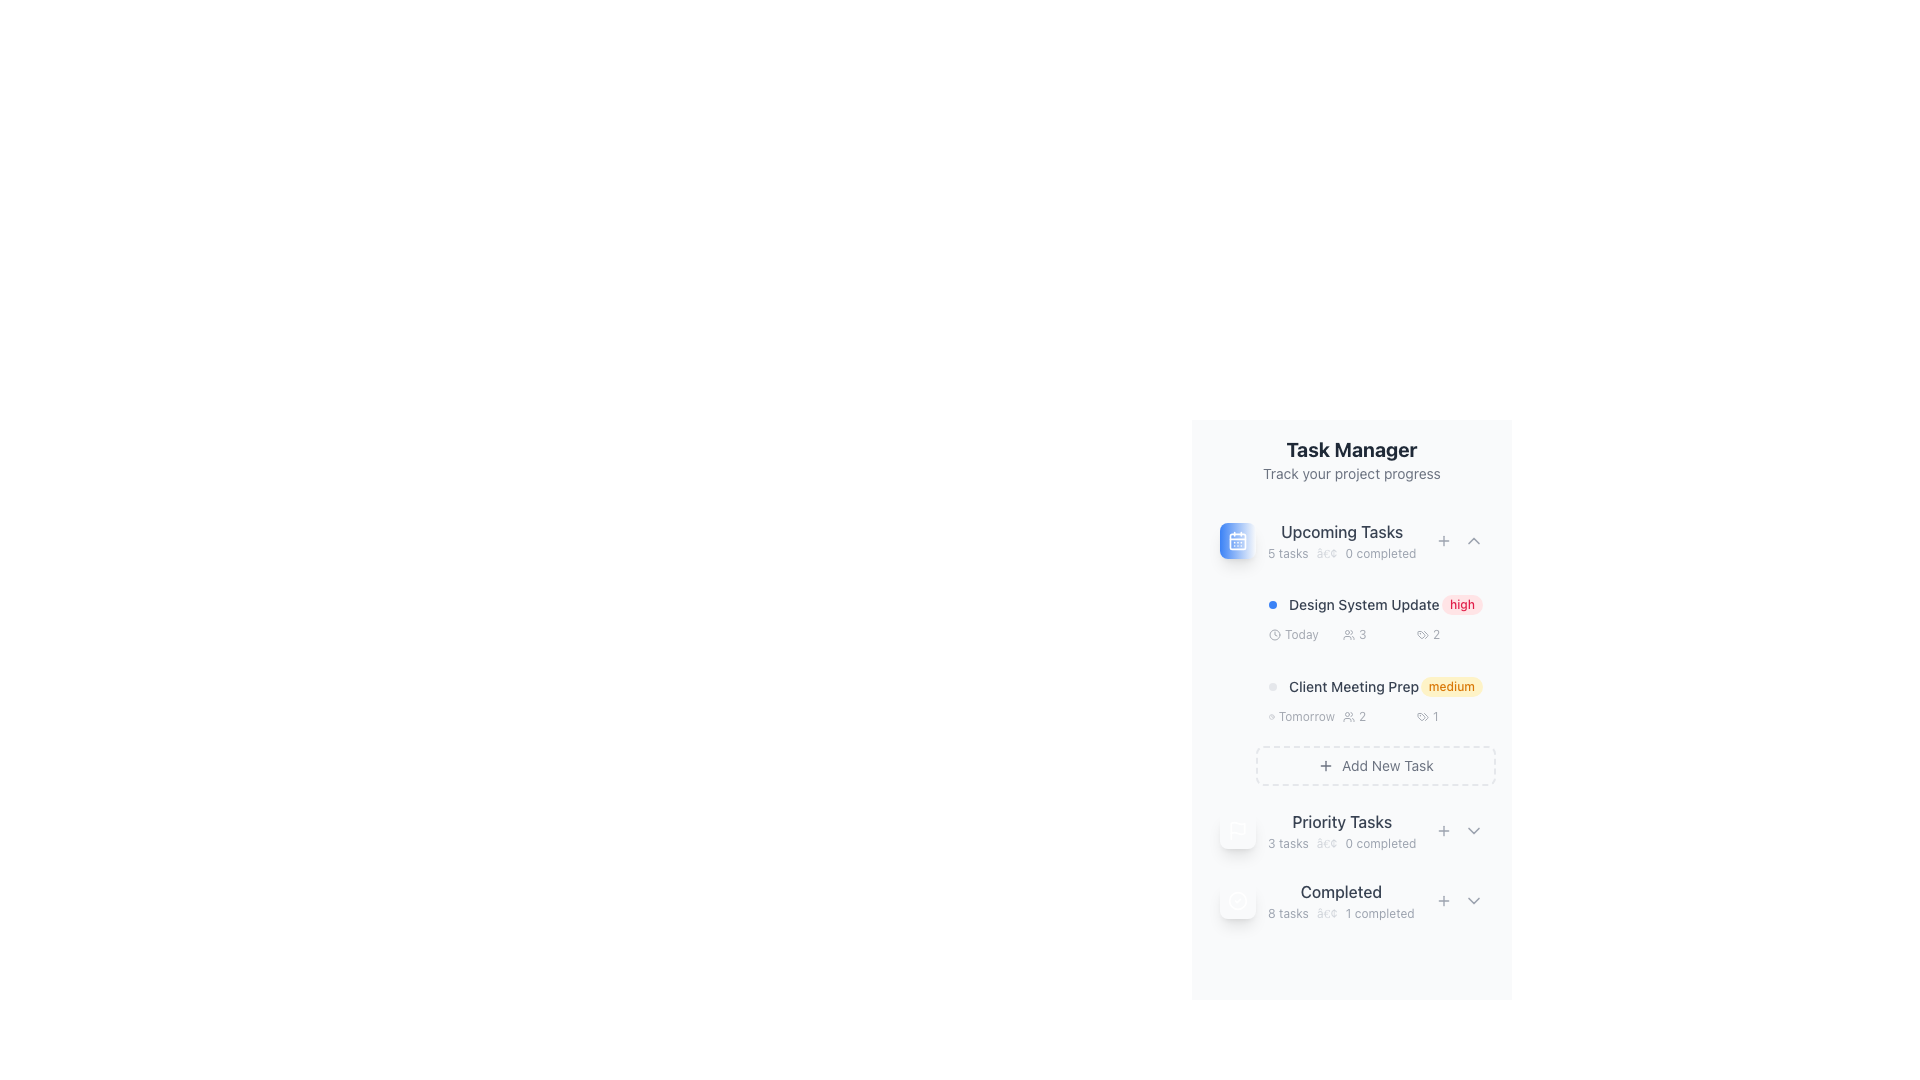 The height and width of the screenshot is (1080, 1920). I want to click on the 'Add New Task' button, which is a horizontal rectangular button with a dashed border and a light gray background, located in the bottom part of the 'Upcoming Tasks' section, so click(1375, 765).